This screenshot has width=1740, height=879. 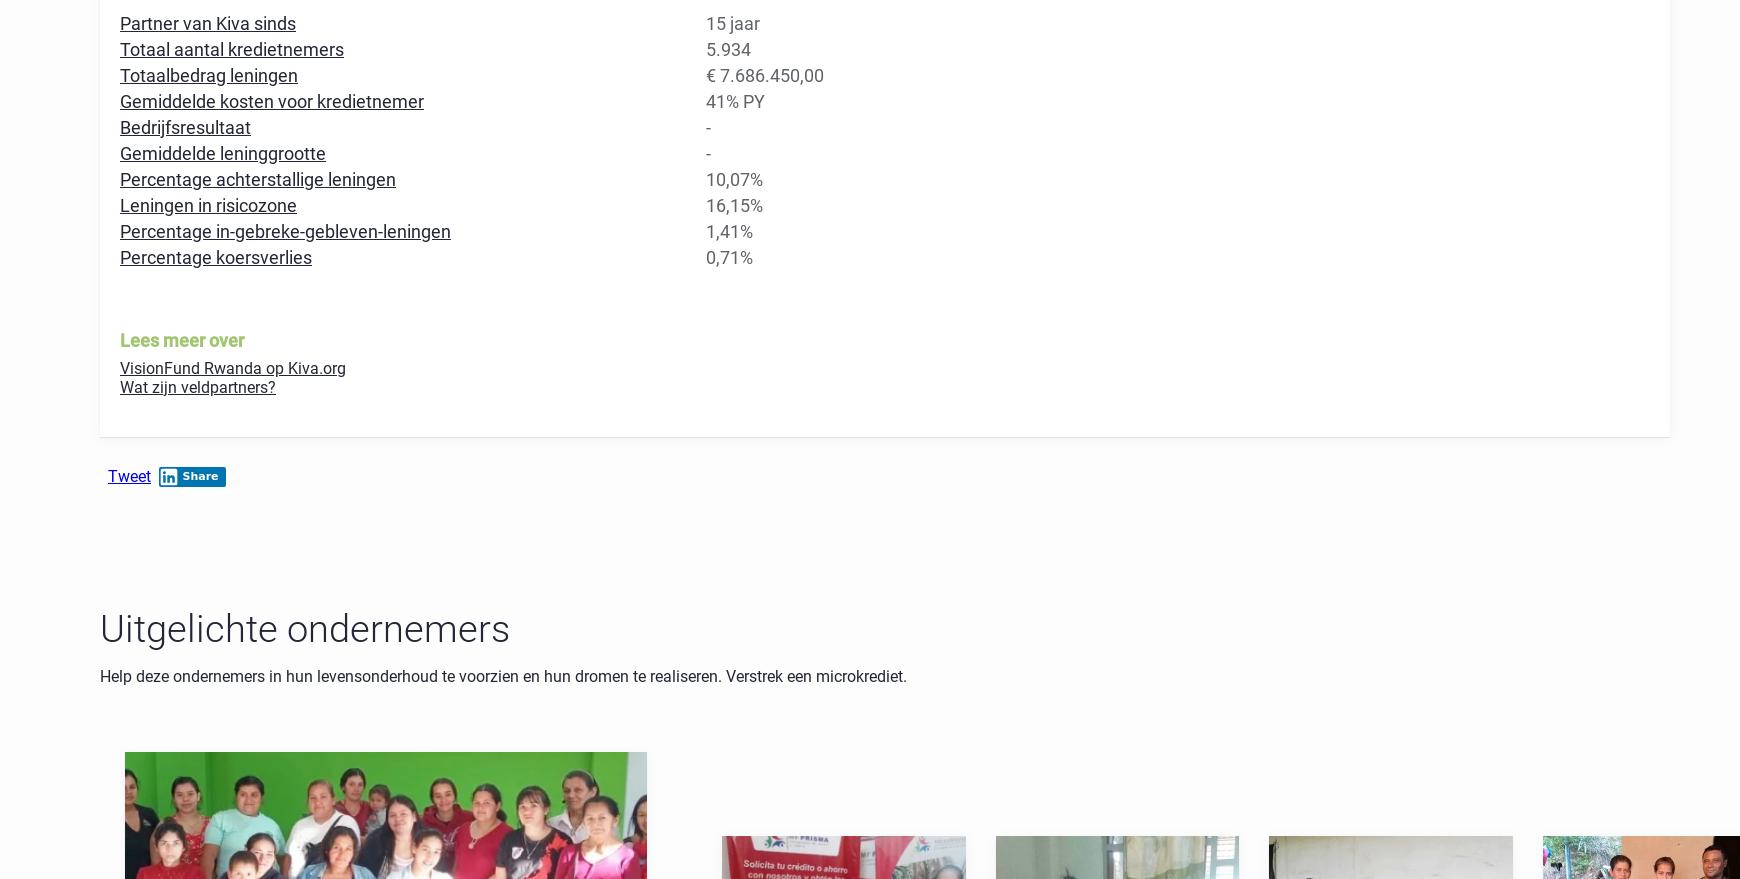 What do you see at coordinates (232, 367) in the screenshot?
I see `'VisionFund Rwanda op Kiva.org'` at bounding box center [232, 367].